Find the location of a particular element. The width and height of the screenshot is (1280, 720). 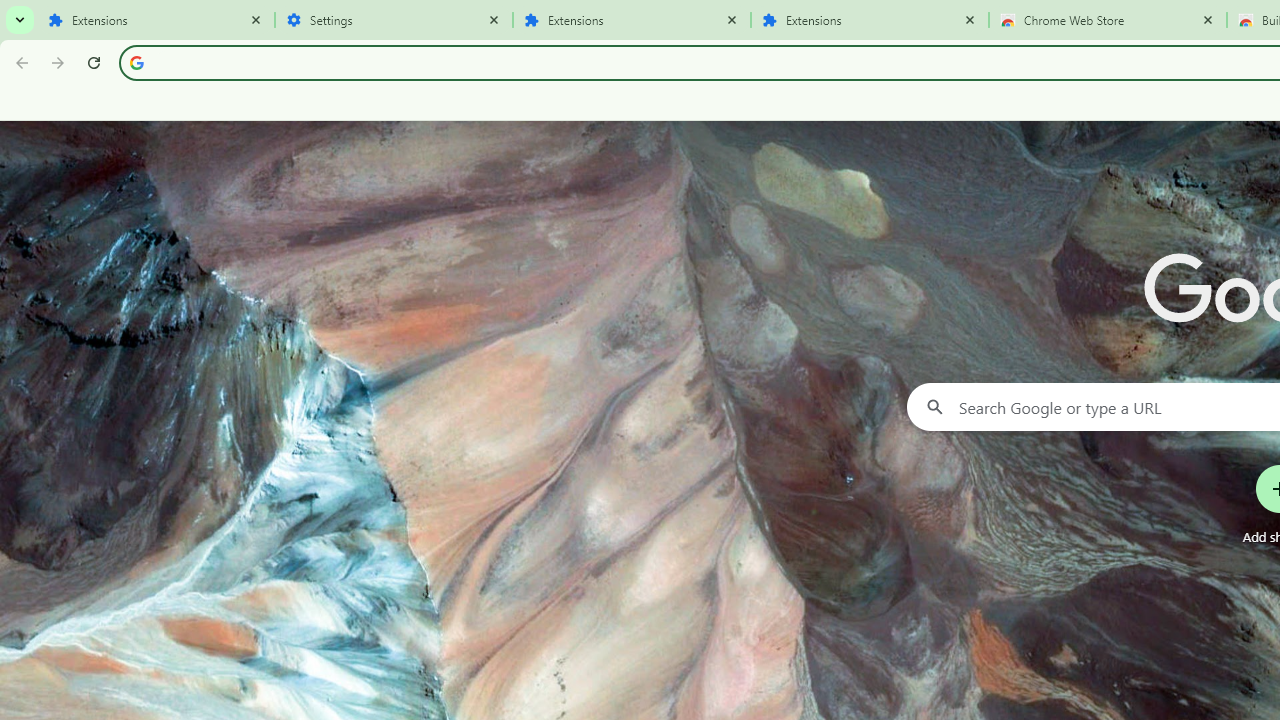

'Settings' is located at coordinates (394, 20).